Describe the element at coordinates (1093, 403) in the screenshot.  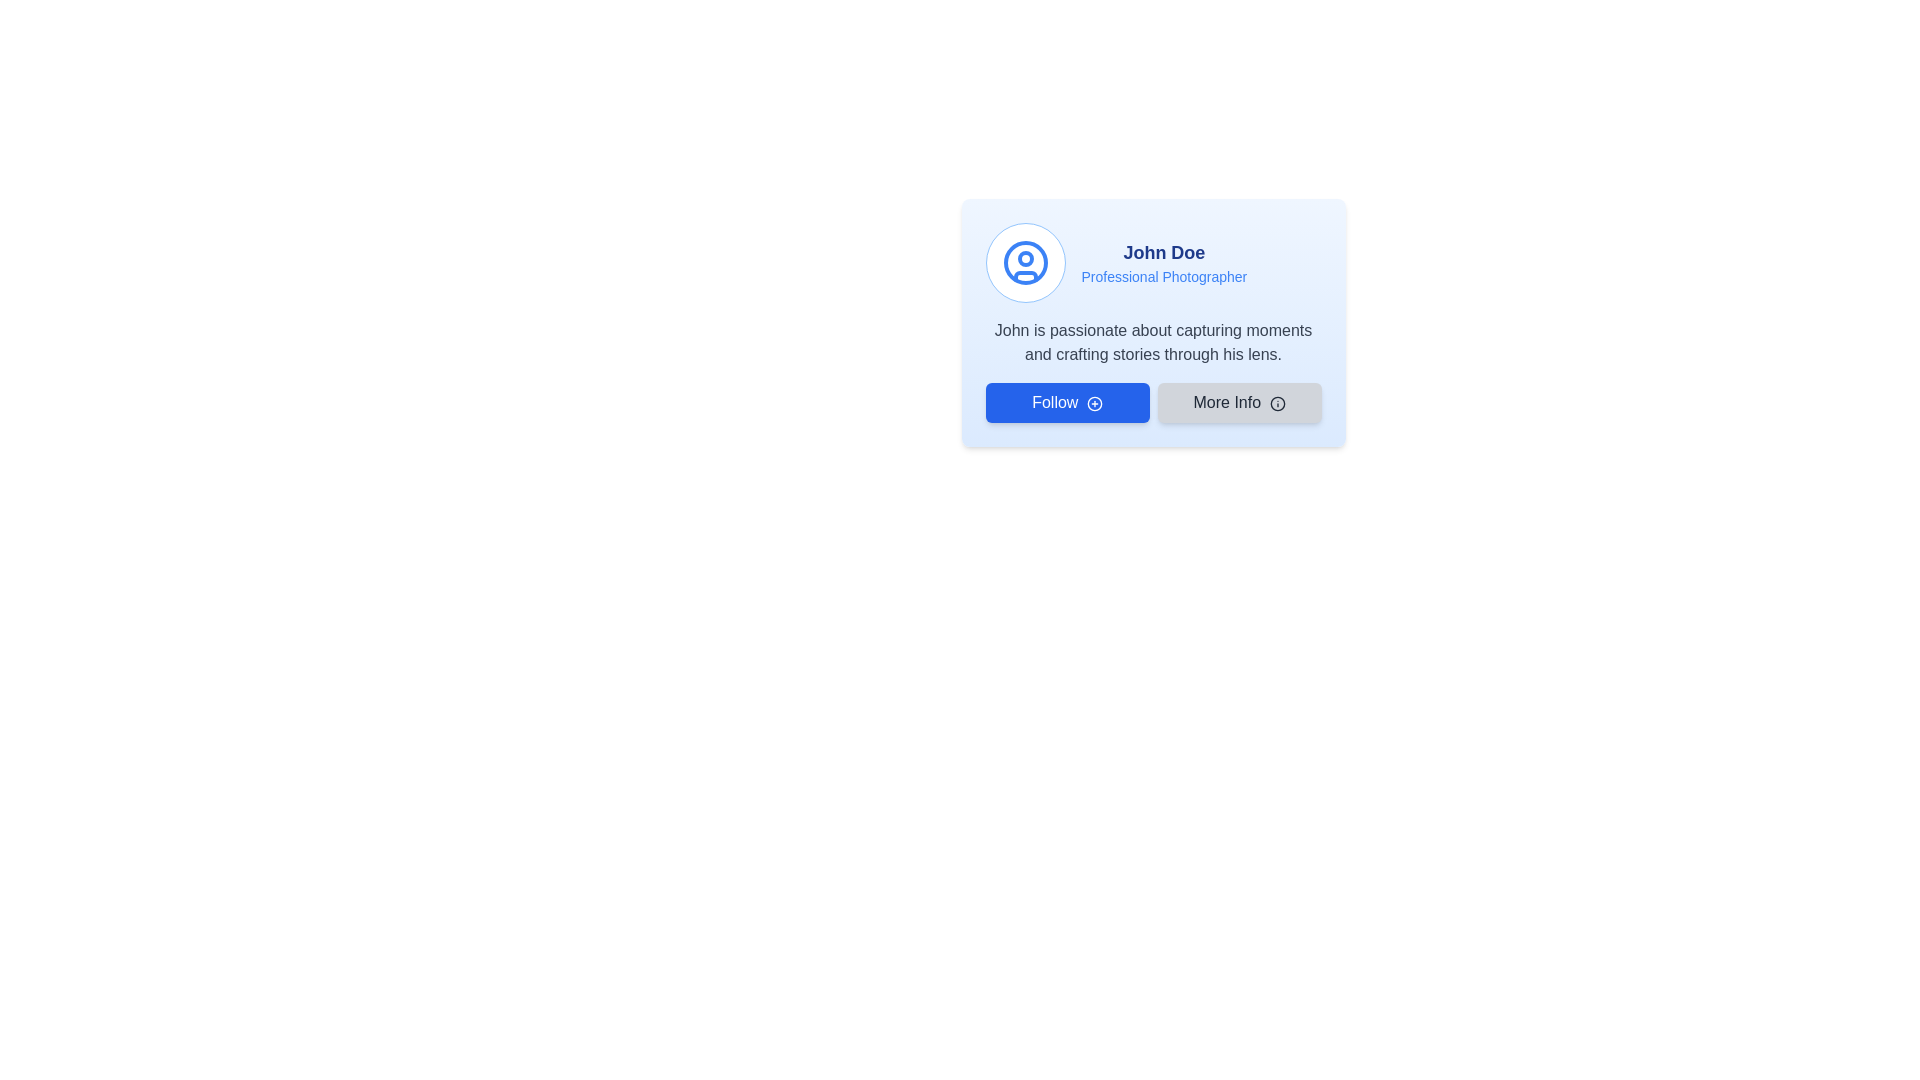
I see `the graphical icon component located inside the 'Follow' button, which is positioned to the right of its textual label` at that location.